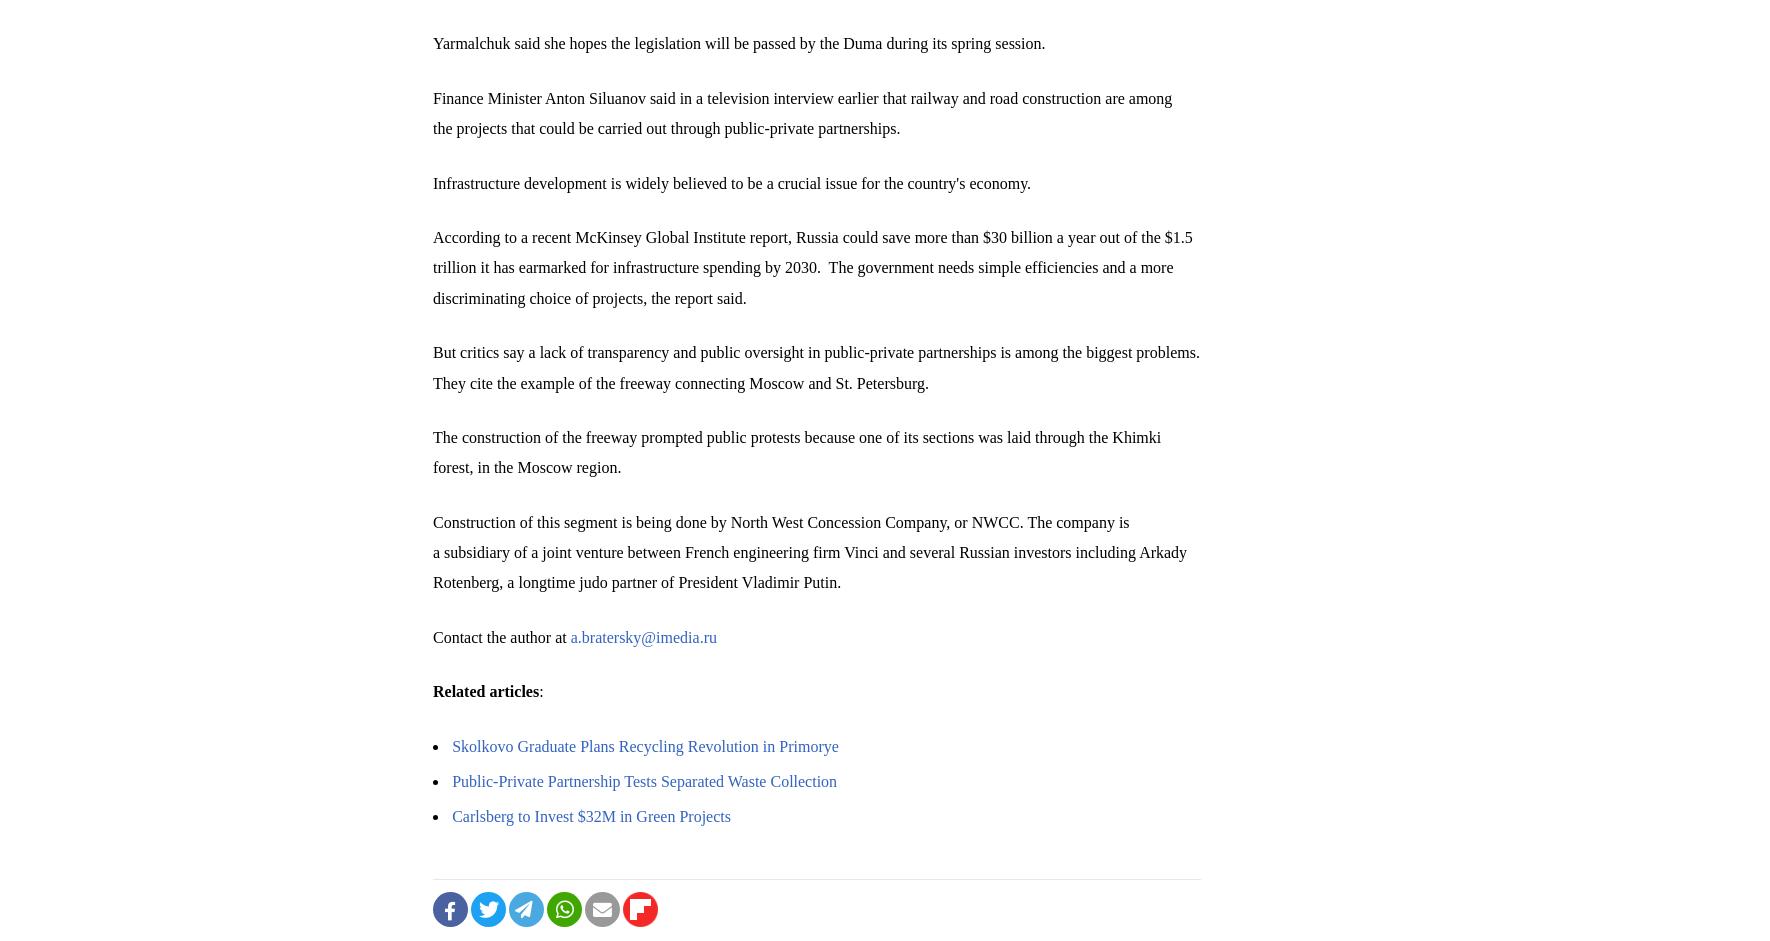 The width and height of the screenshot is (1770, 941). What do you see at coordinates (815, 367) in the screenshot?
I see `'But critics say a lack of transparency and public oversight in public-private partnerships is among the biggest problems. They cite the example of the freeway connecting Moscow and St. Petersburg.'` at bounding box center [815, 367].